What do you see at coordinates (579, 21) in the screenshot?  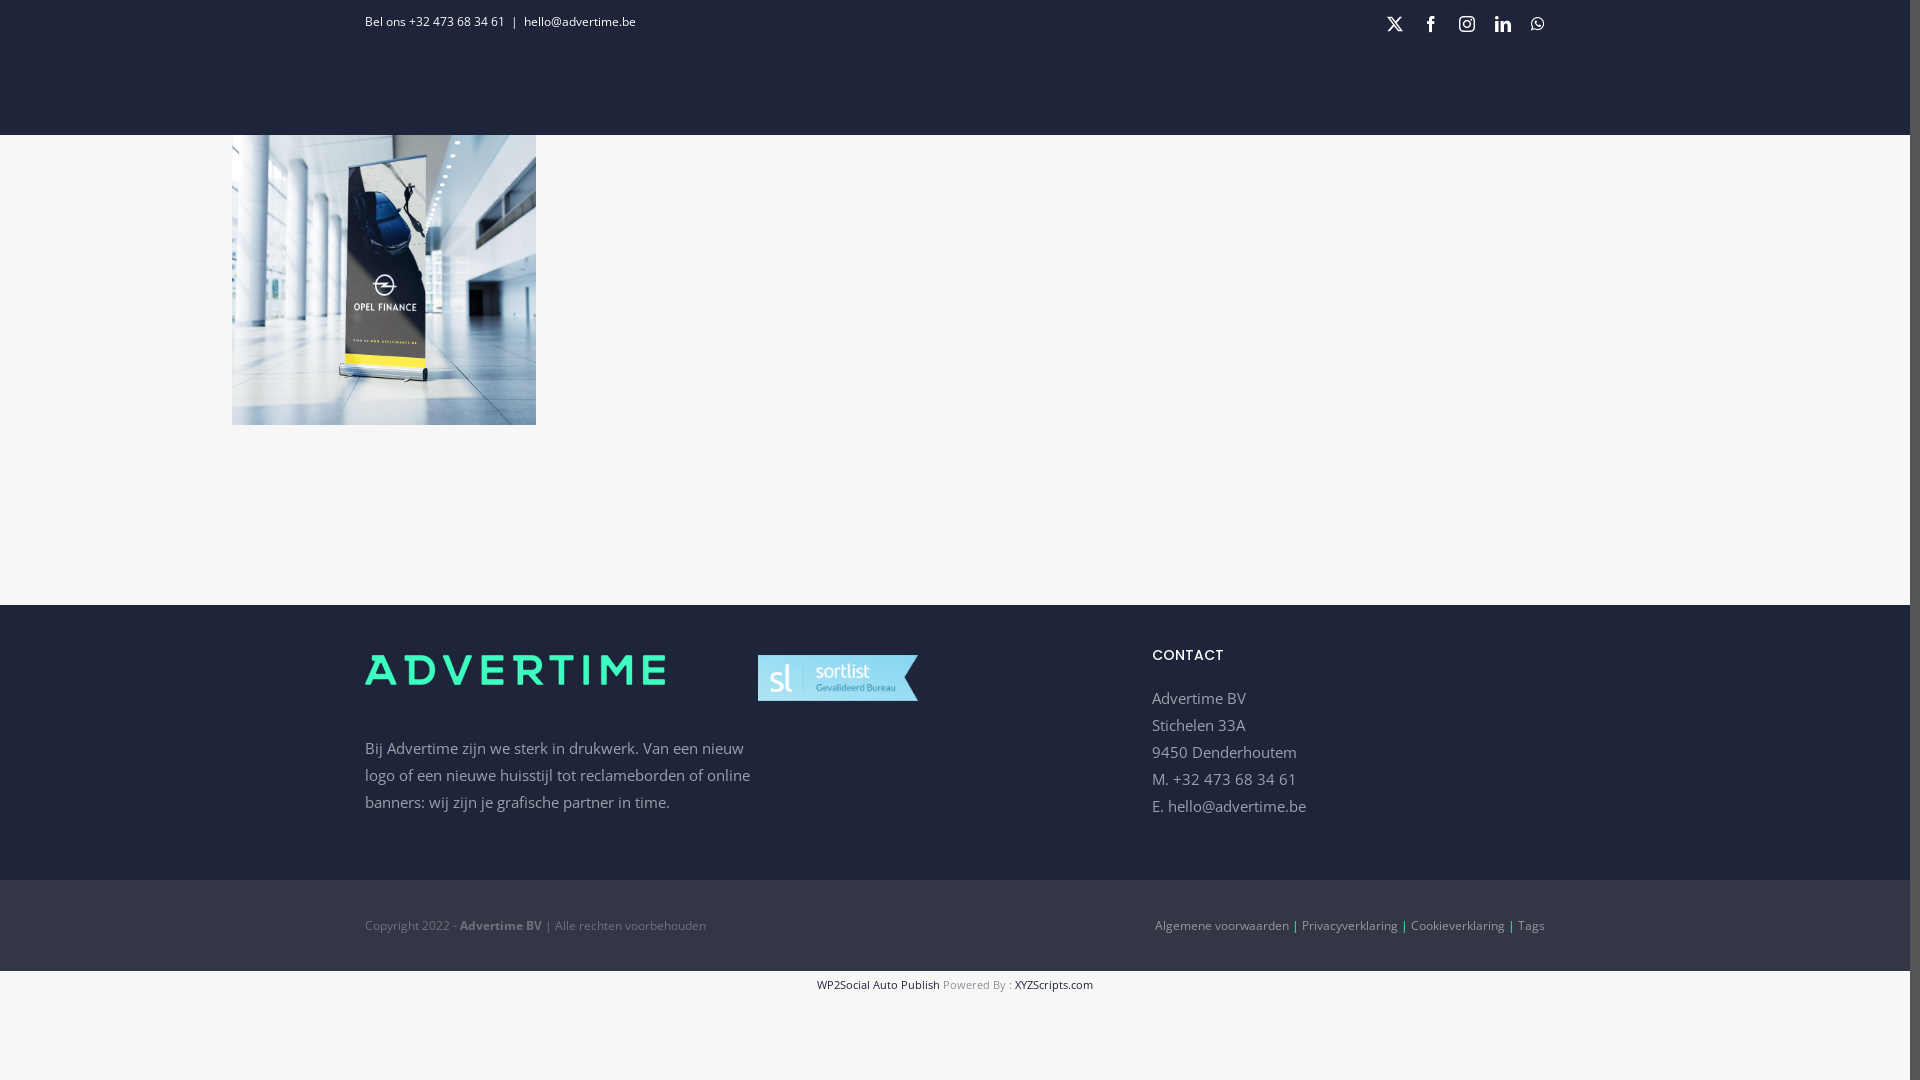 I see `'hello@advertime.be'` at bounding box center [579, 21].